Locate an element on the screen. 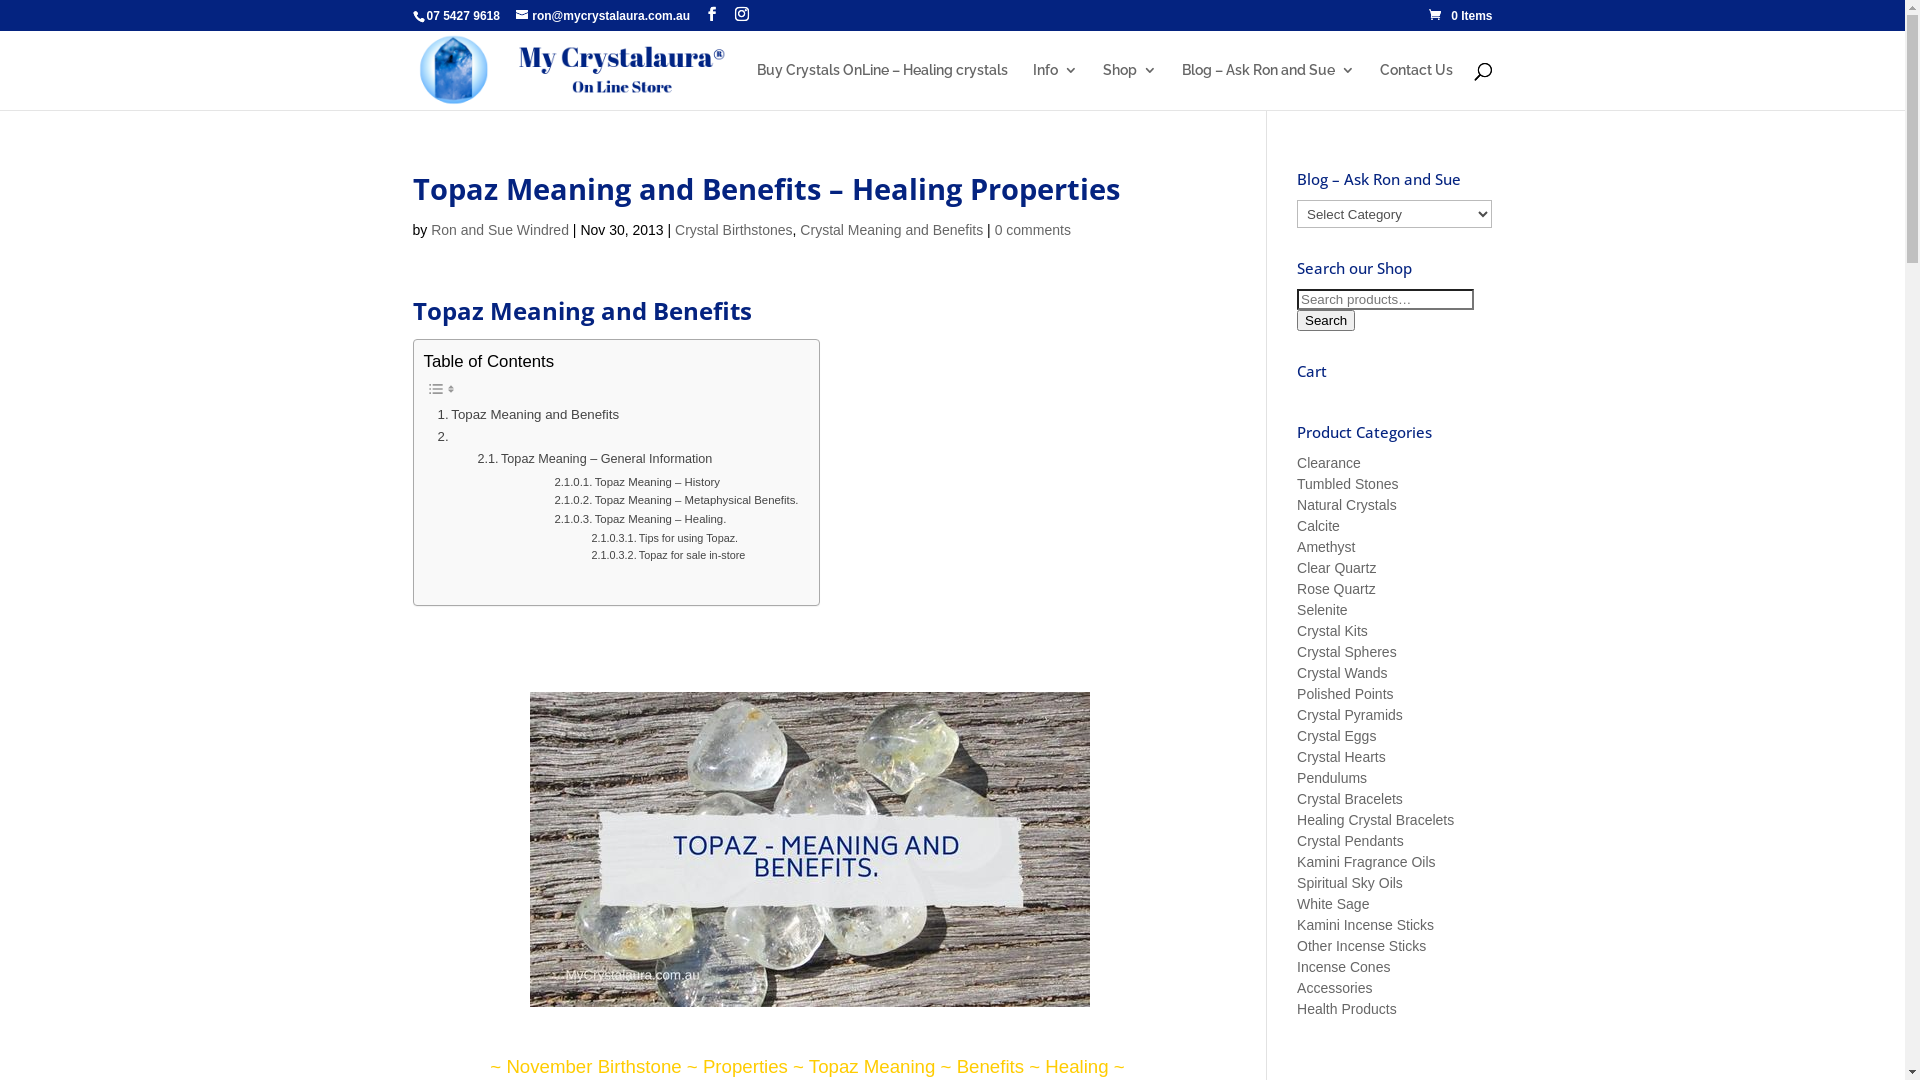  'Clearance' is located at coordinates (1329, 462).